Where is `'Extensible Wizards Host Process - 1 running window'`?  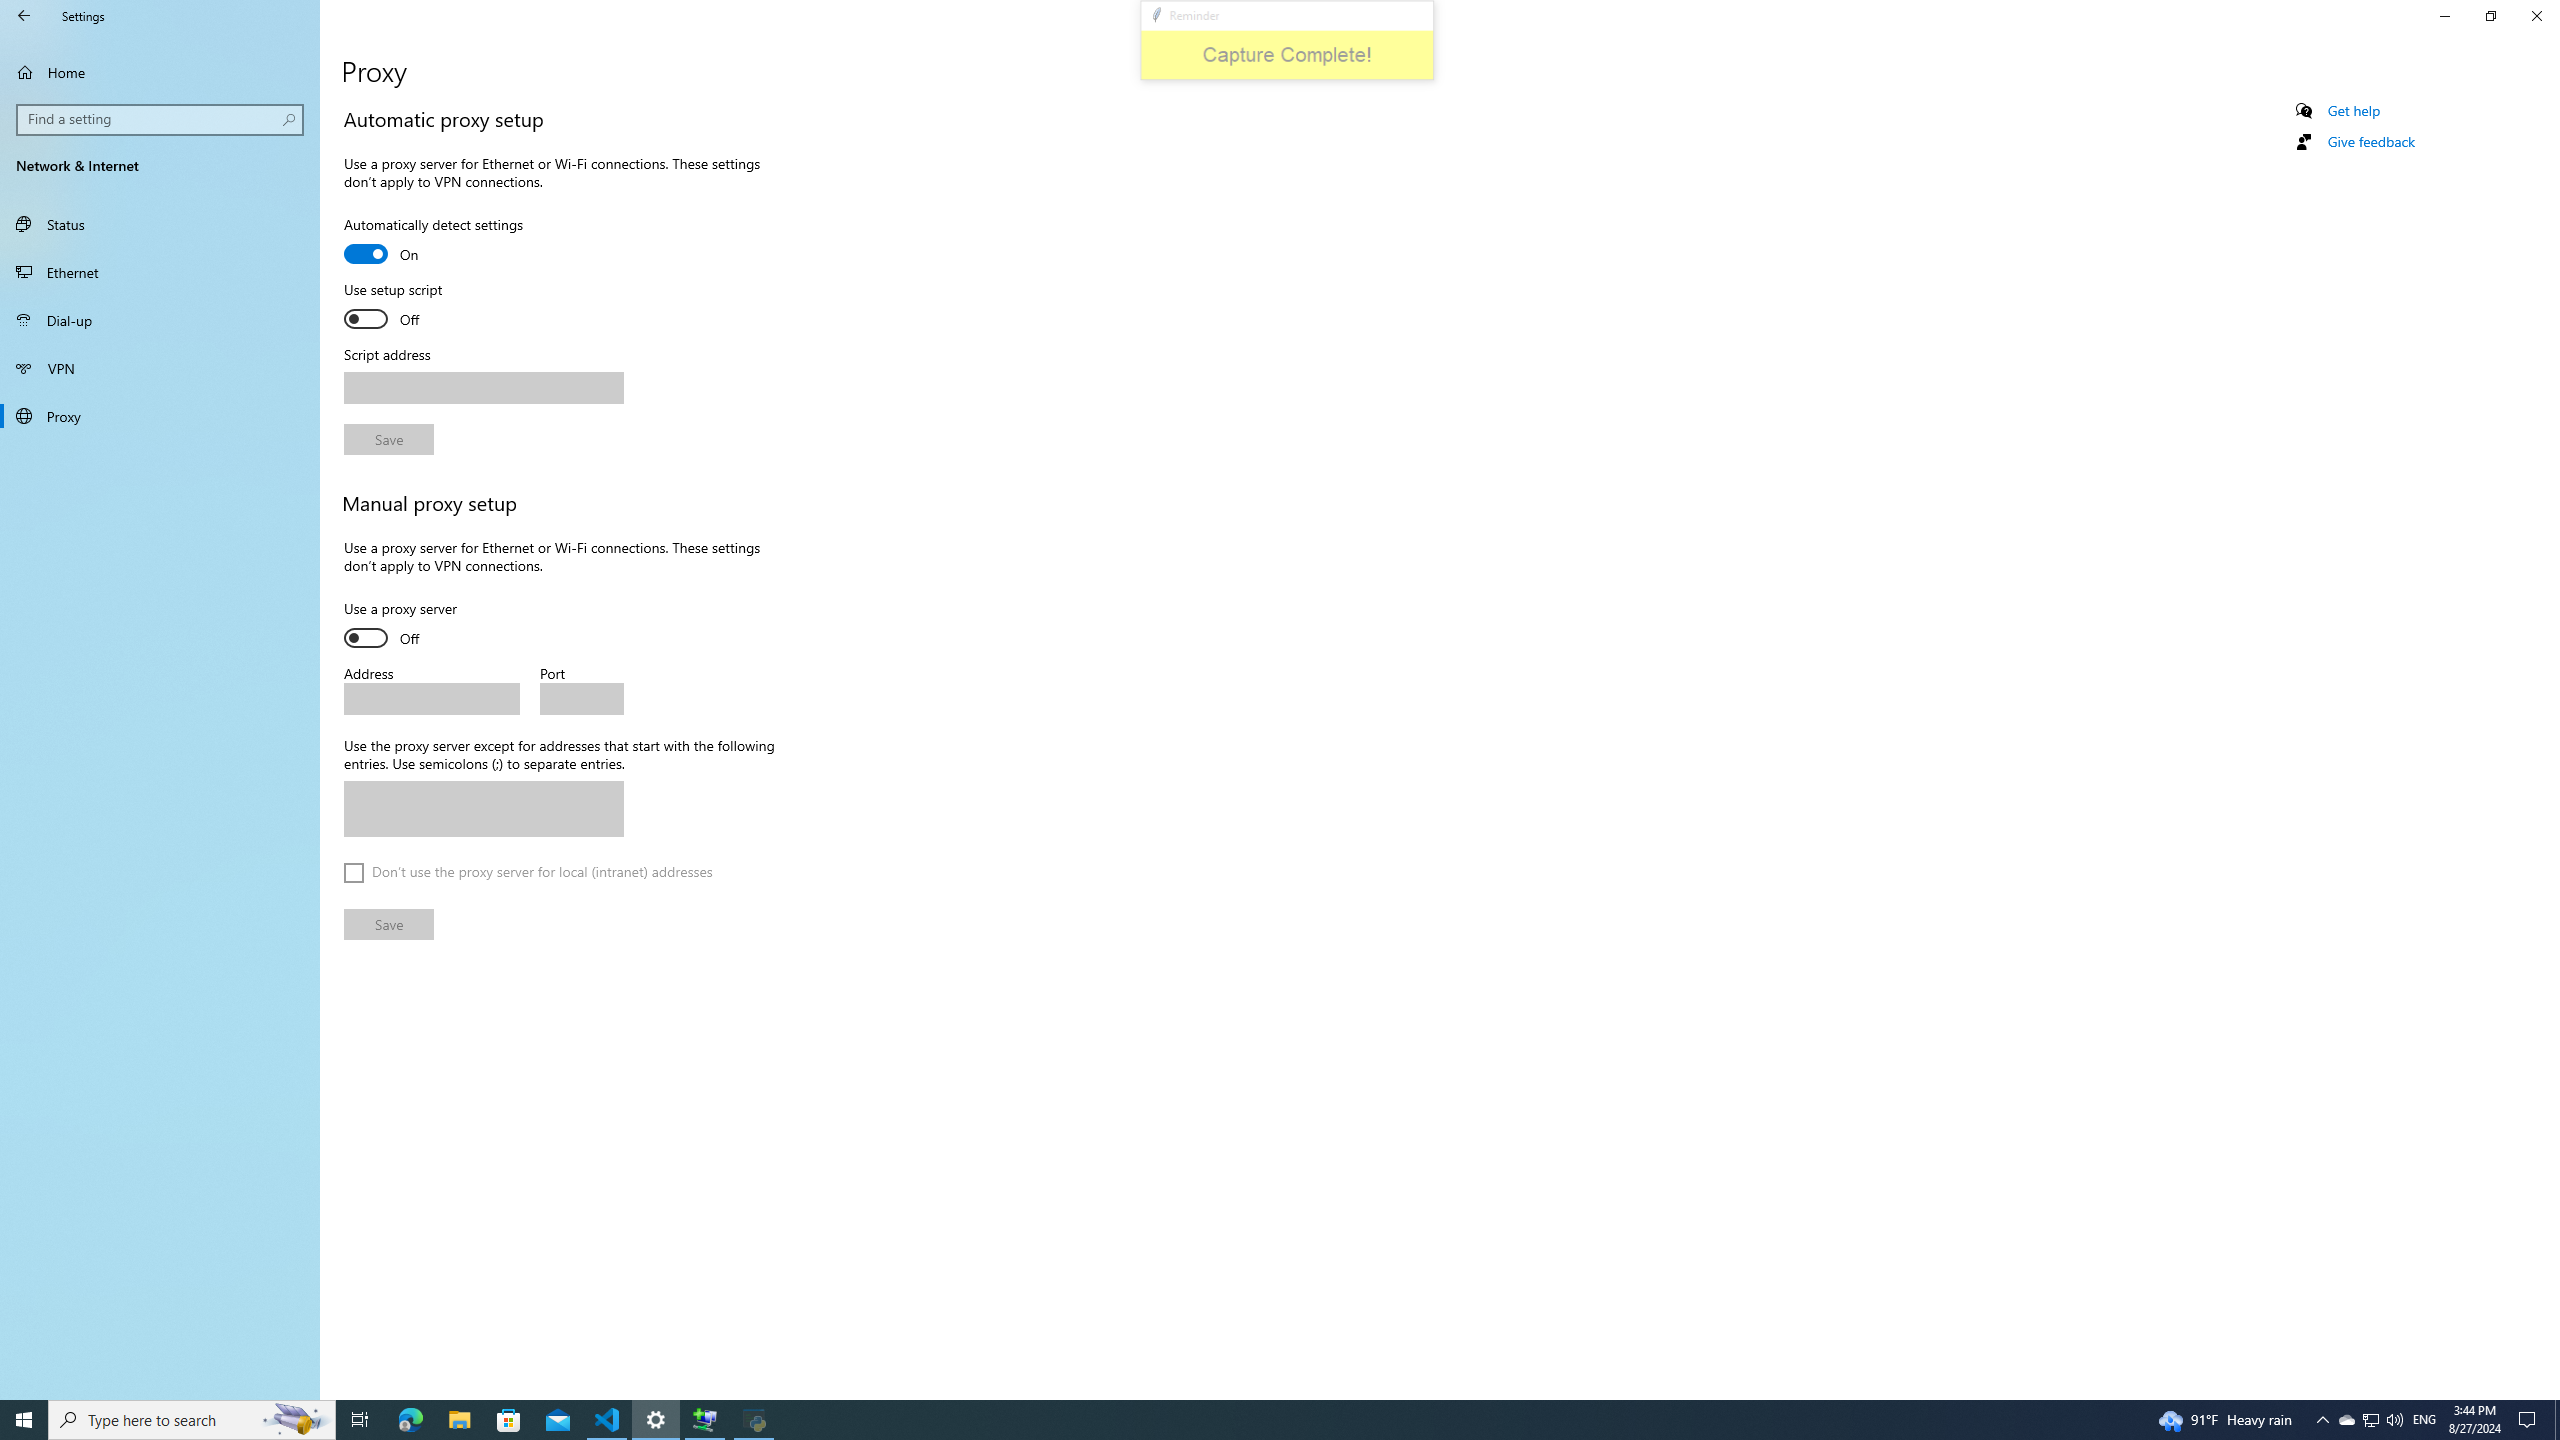
'Extensible Wizards Host Process - 1 running window' is located at coordinates (705, 1418).